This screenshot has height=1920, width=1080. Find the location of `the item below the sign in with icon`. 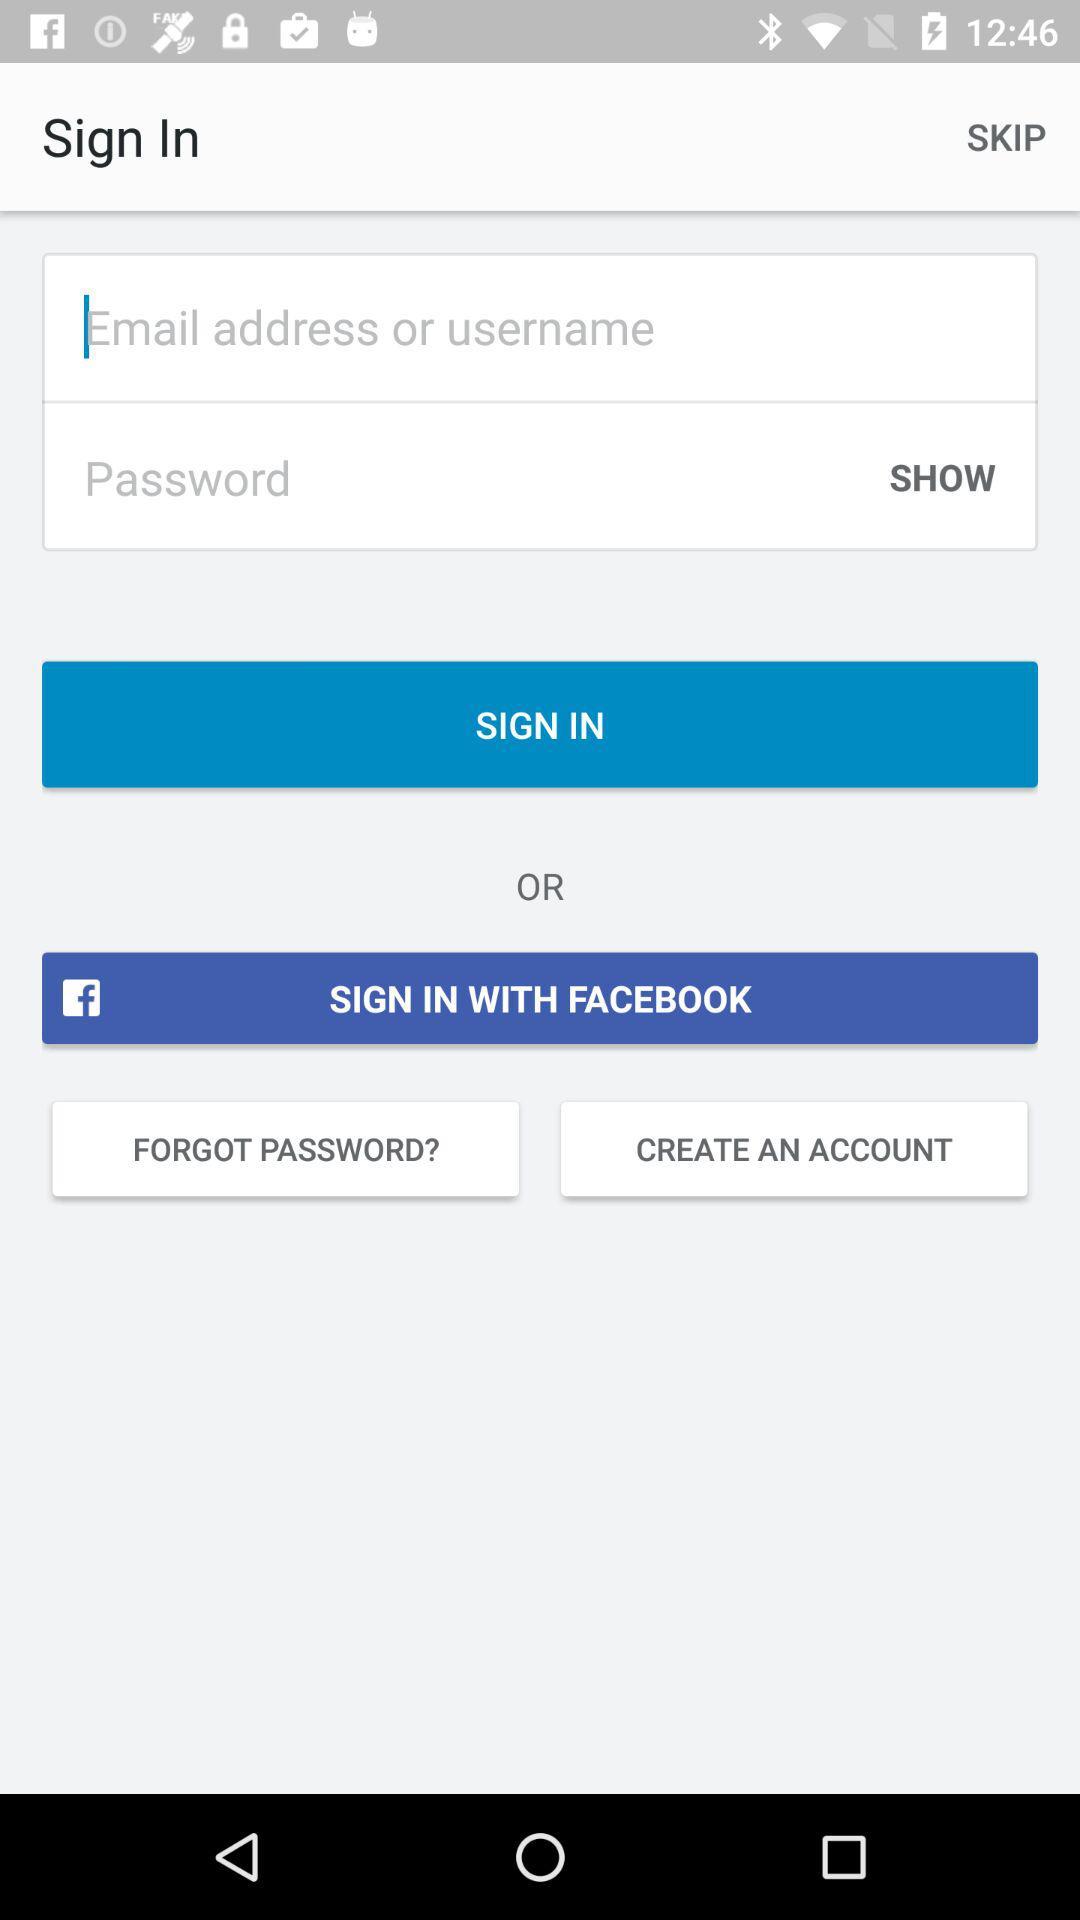

the item below the sign in with icon is located at coordinates (793, 1148).